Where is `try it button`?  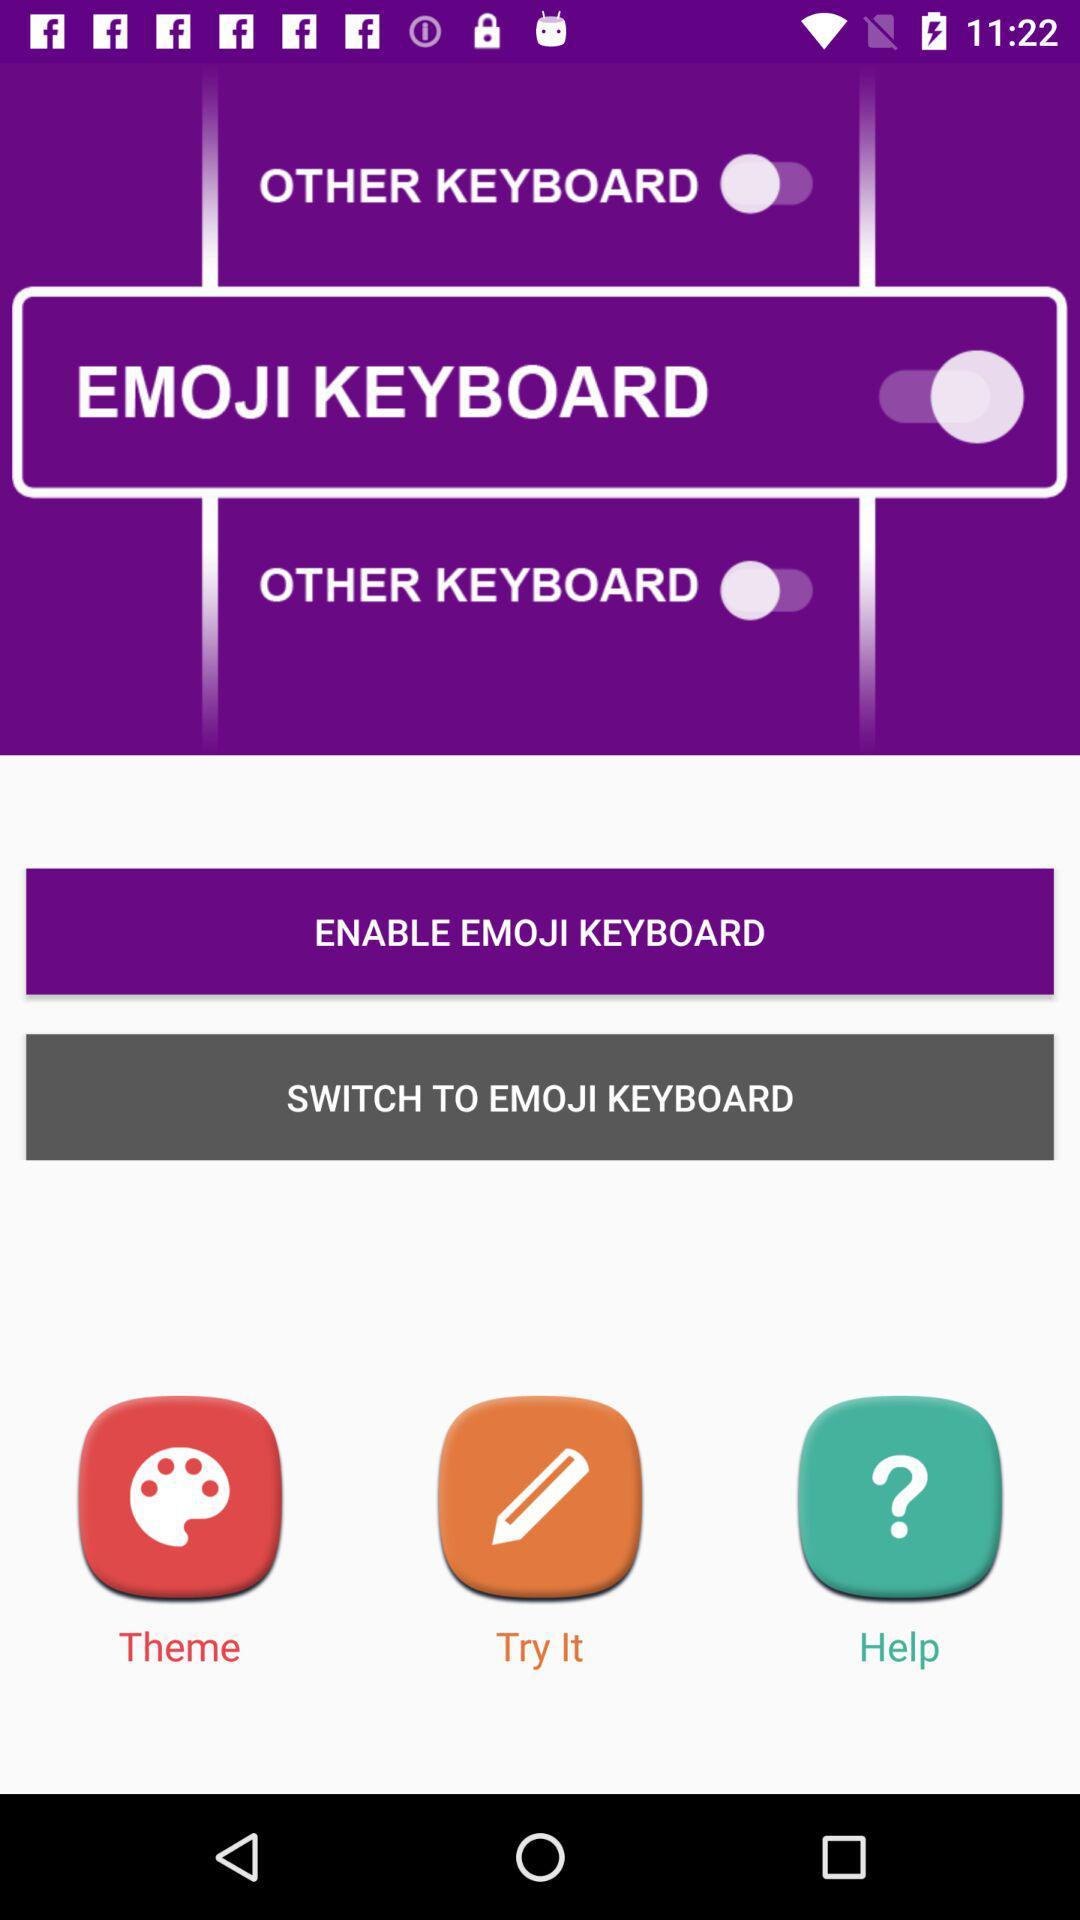 try it button is located at coordinates (540, 1500).